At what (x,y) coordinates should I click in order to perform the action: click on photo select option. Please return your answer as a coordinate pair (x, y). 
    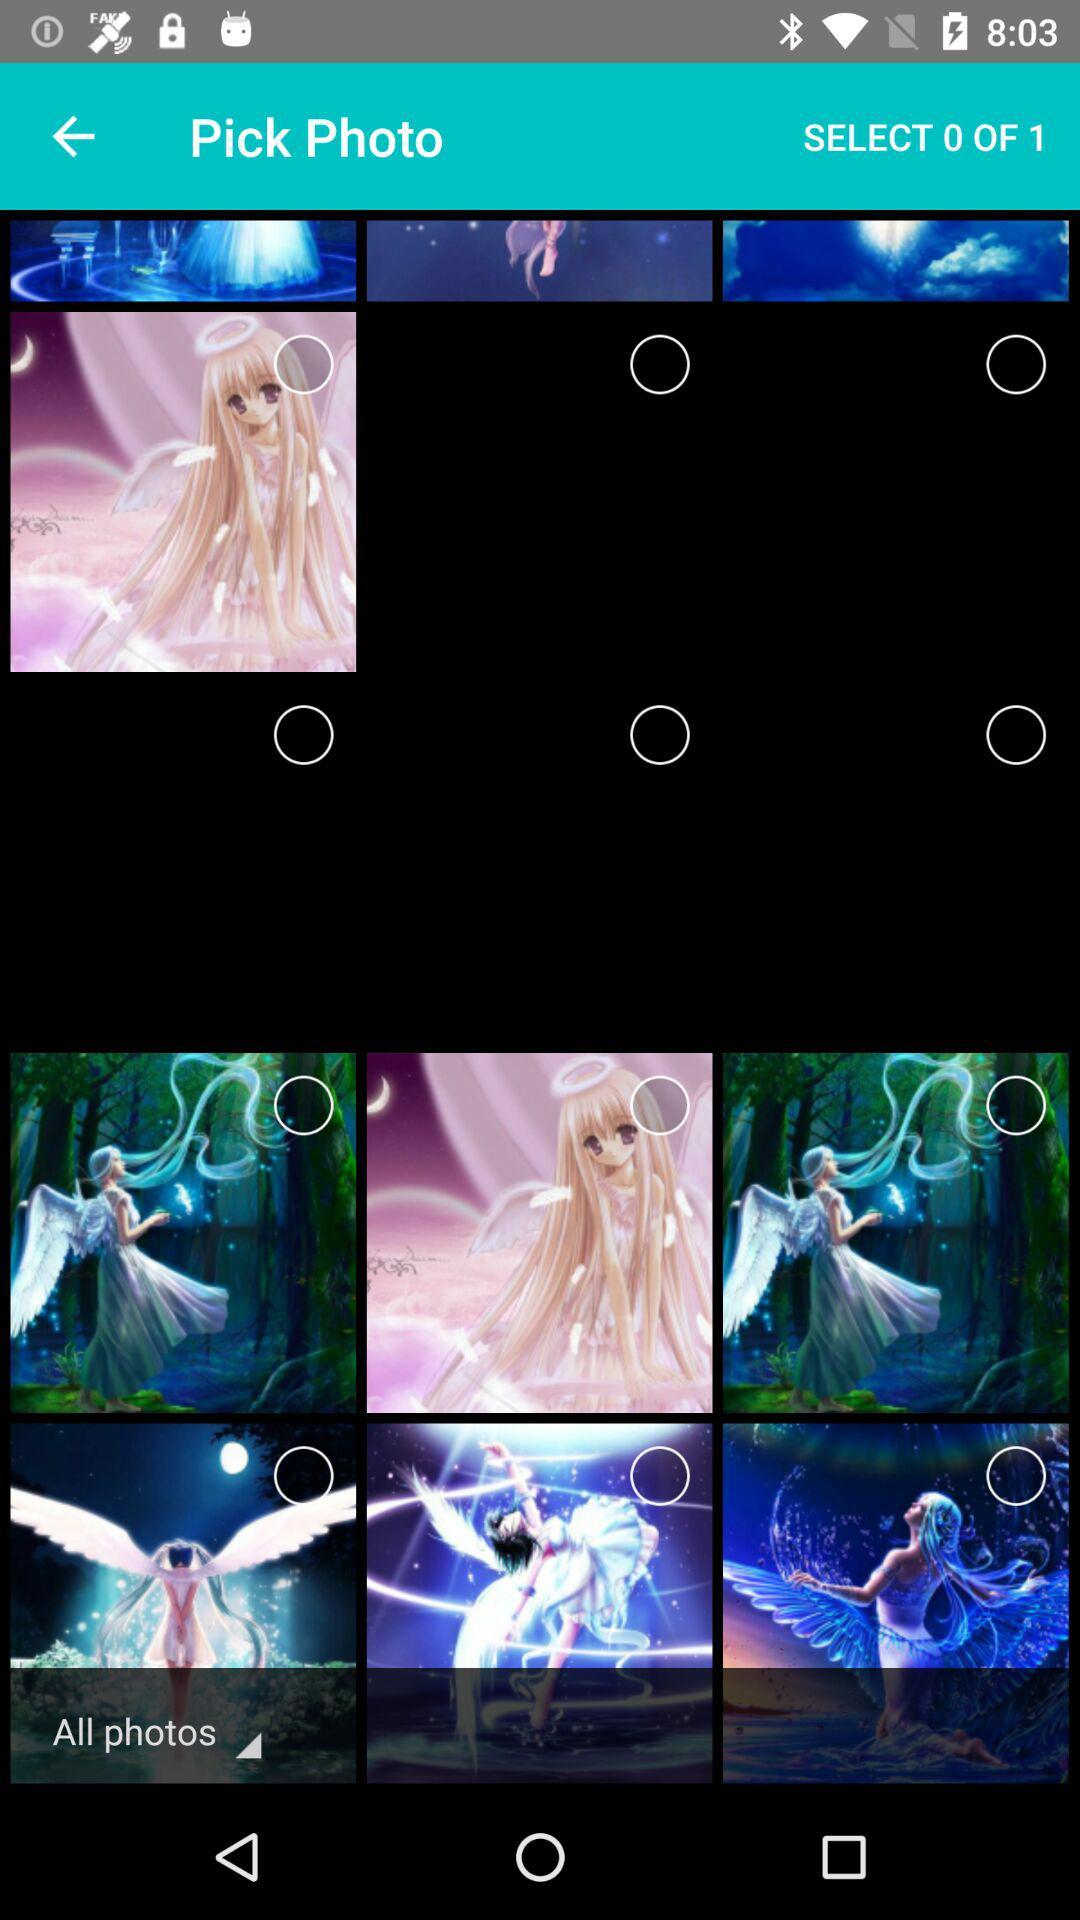
    Looking at the image, I should click on (303, 1476).